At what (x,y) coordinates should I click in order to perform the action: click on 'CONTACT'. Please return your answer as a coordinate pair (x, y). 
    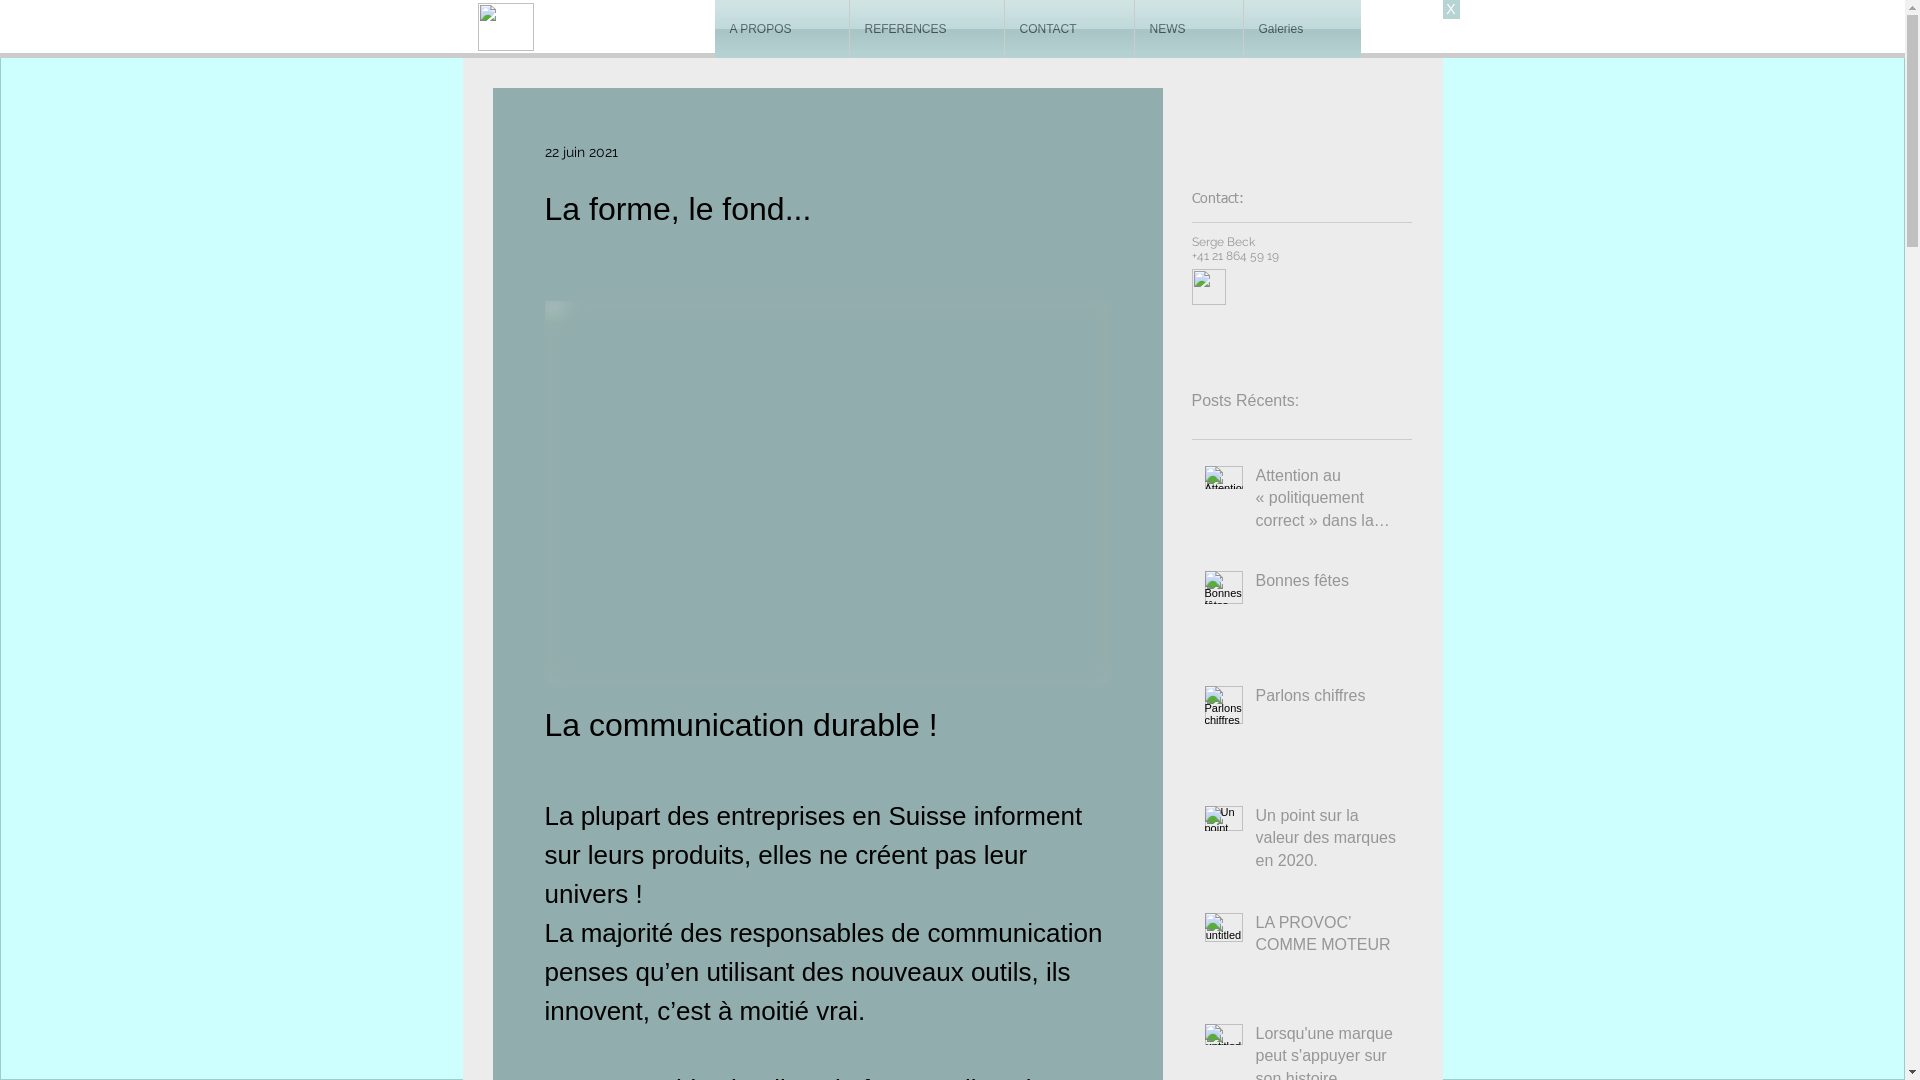
    Looking at the image, I should click on (1067, 29).